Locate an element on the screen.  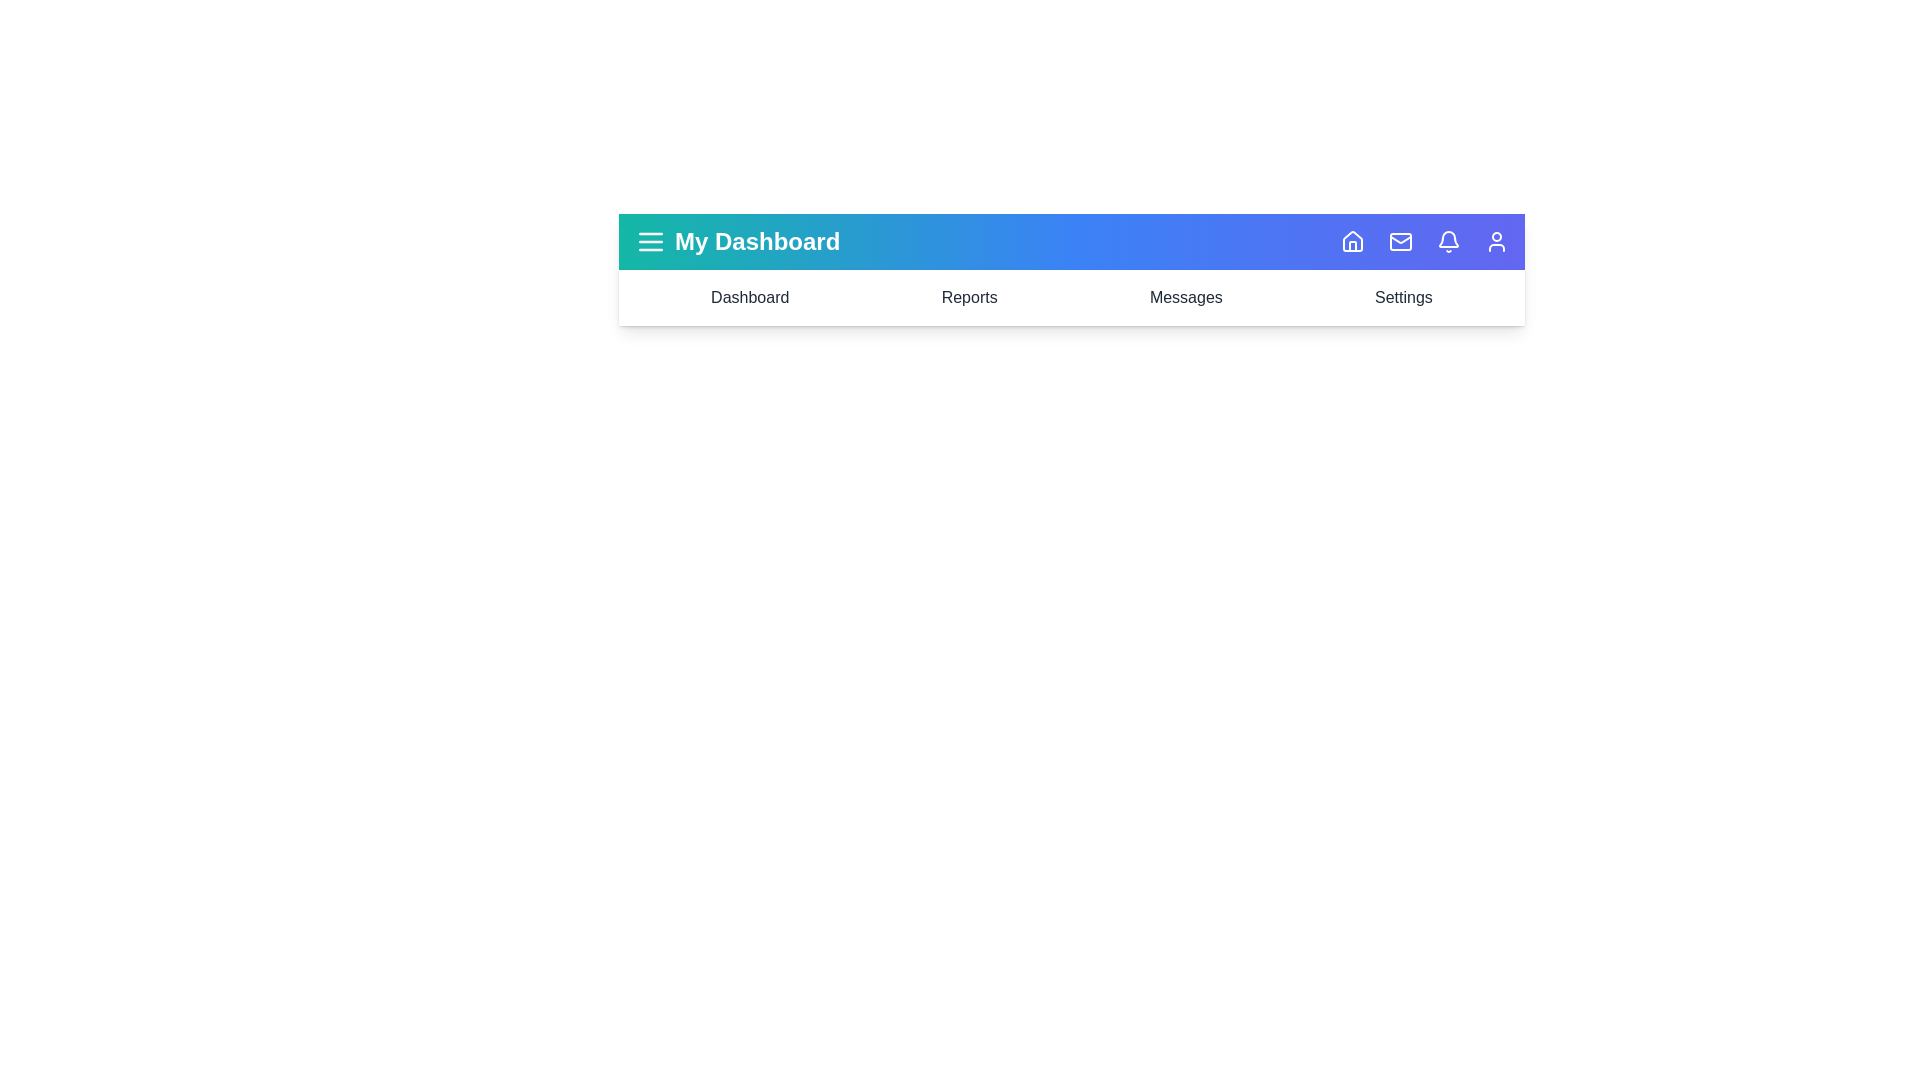
the mail icon in the top bar is located at coordinates (1400, 241).